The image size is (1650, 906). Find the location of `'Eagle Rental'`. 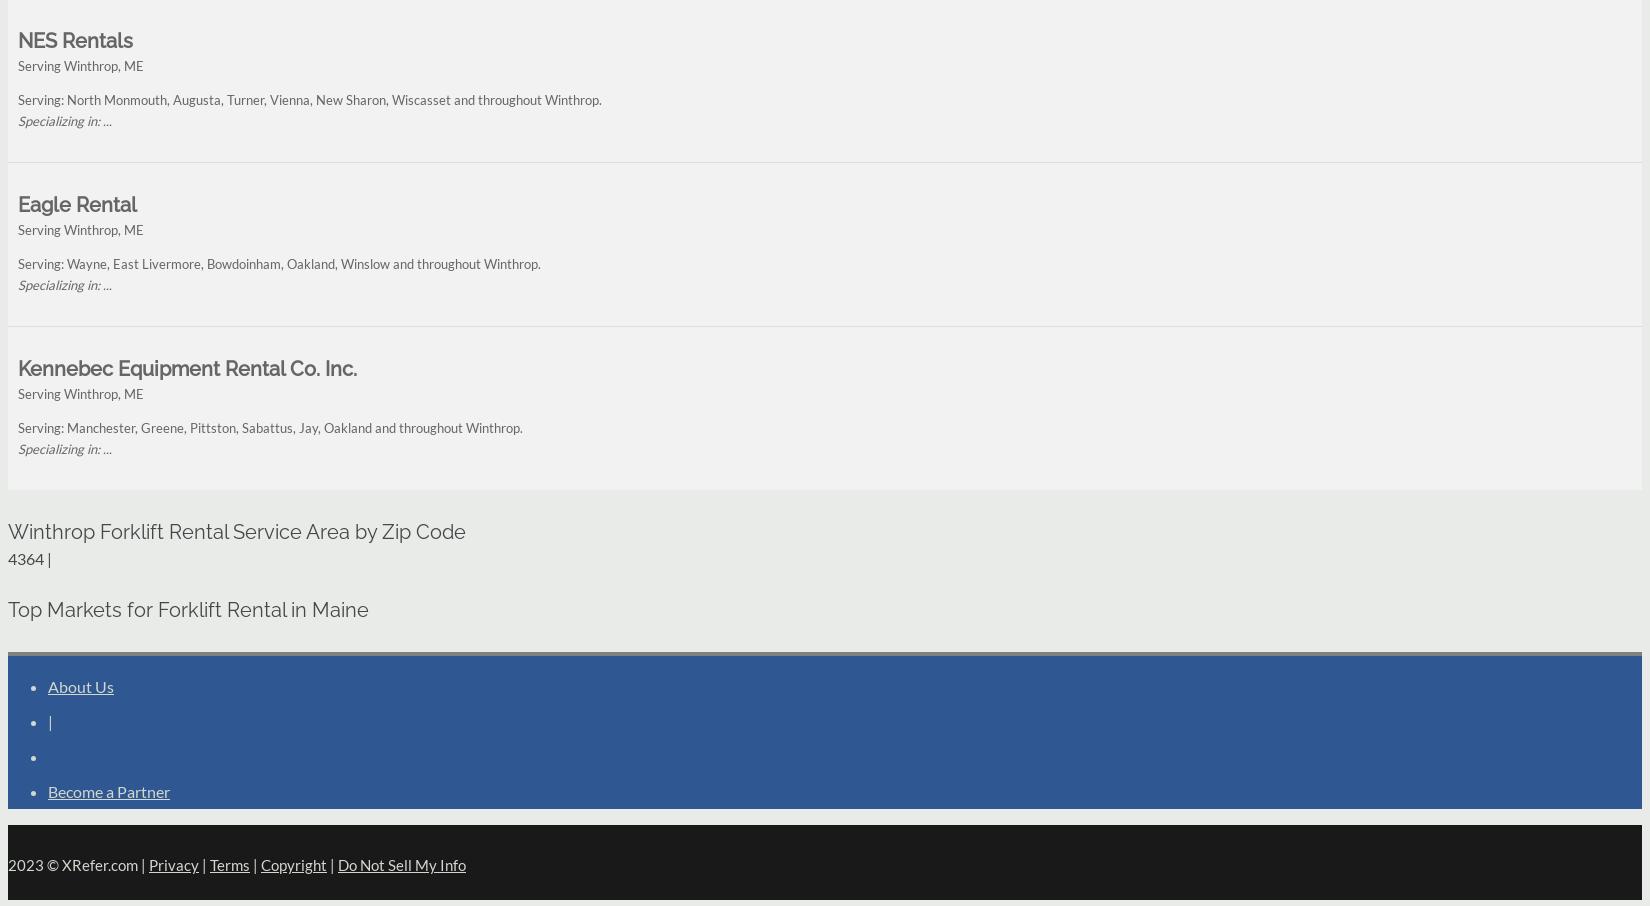

'Eagle Rental' is located at coordinates (77, 204).